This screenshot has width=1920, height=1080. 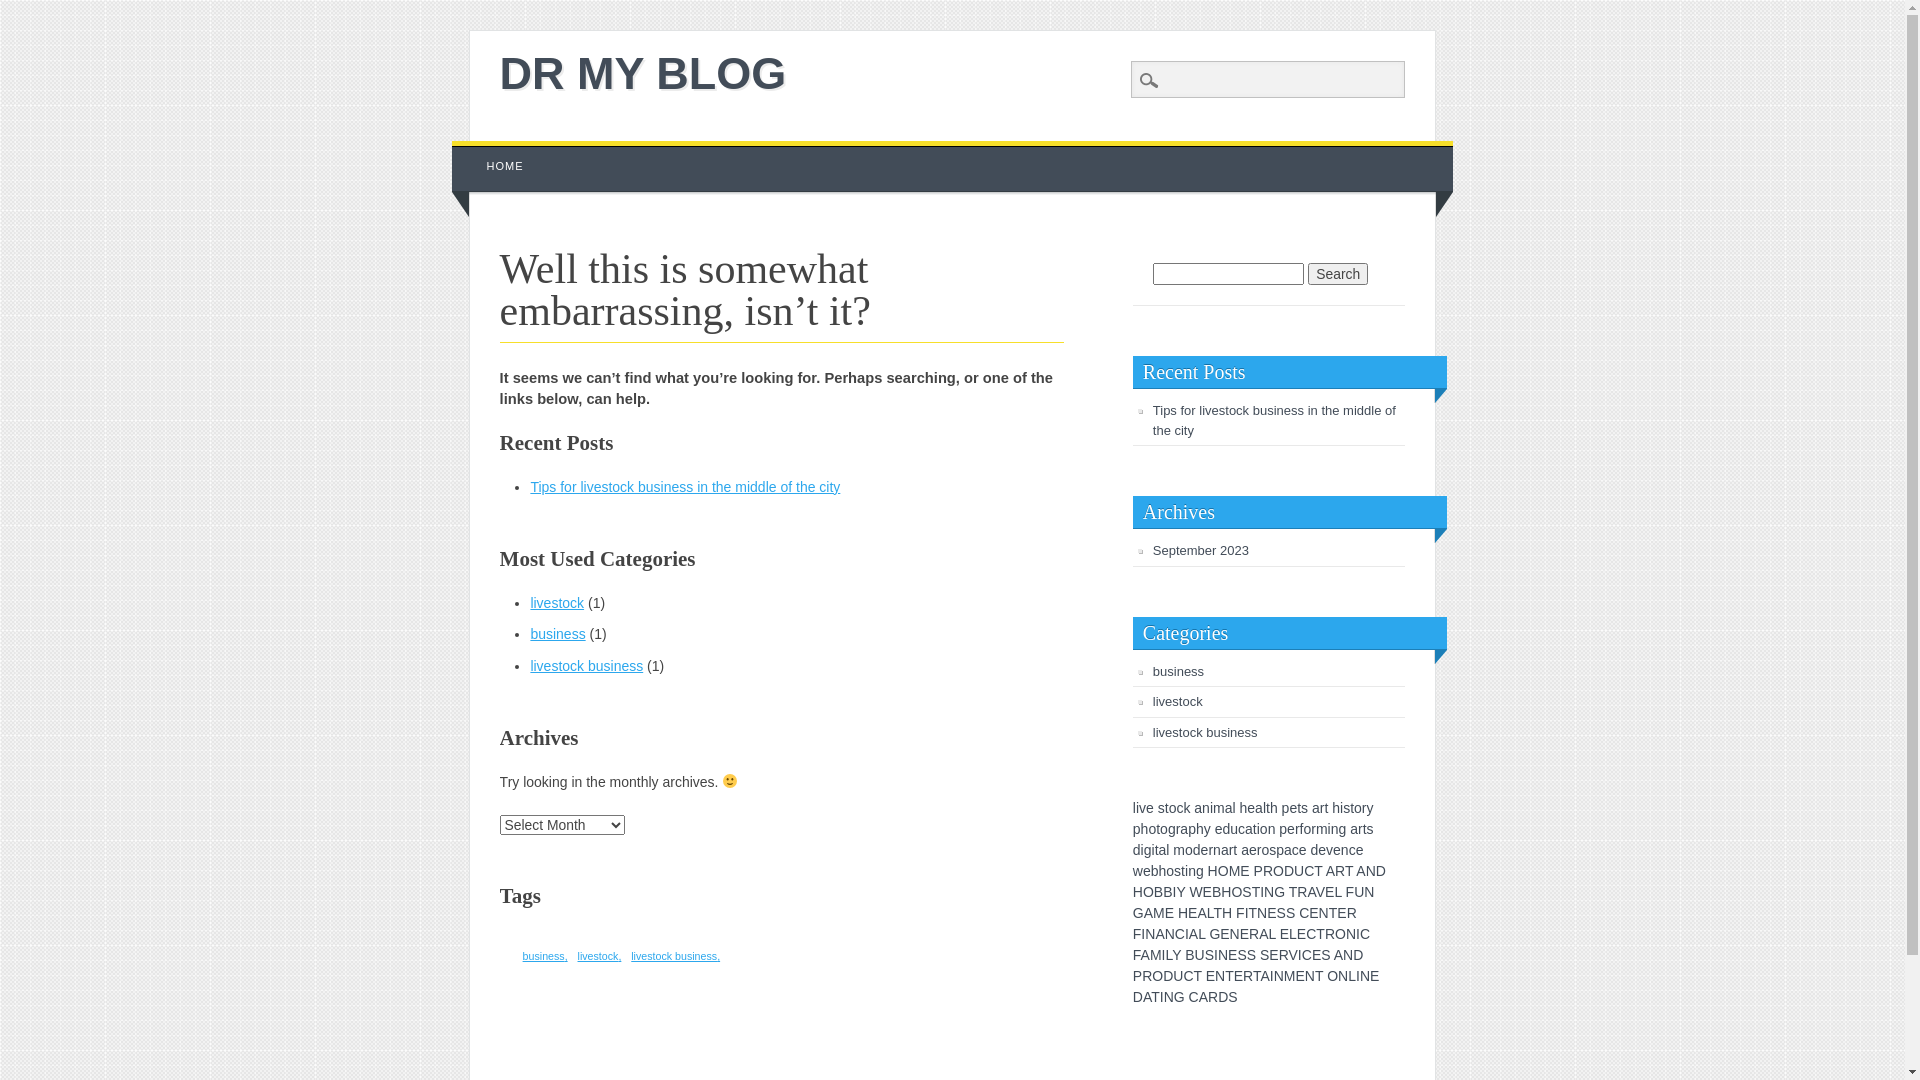 What do you see at coordinates (1370, 870) in the screenshot?
I see `'N'` at bounding box center [1370, 870].